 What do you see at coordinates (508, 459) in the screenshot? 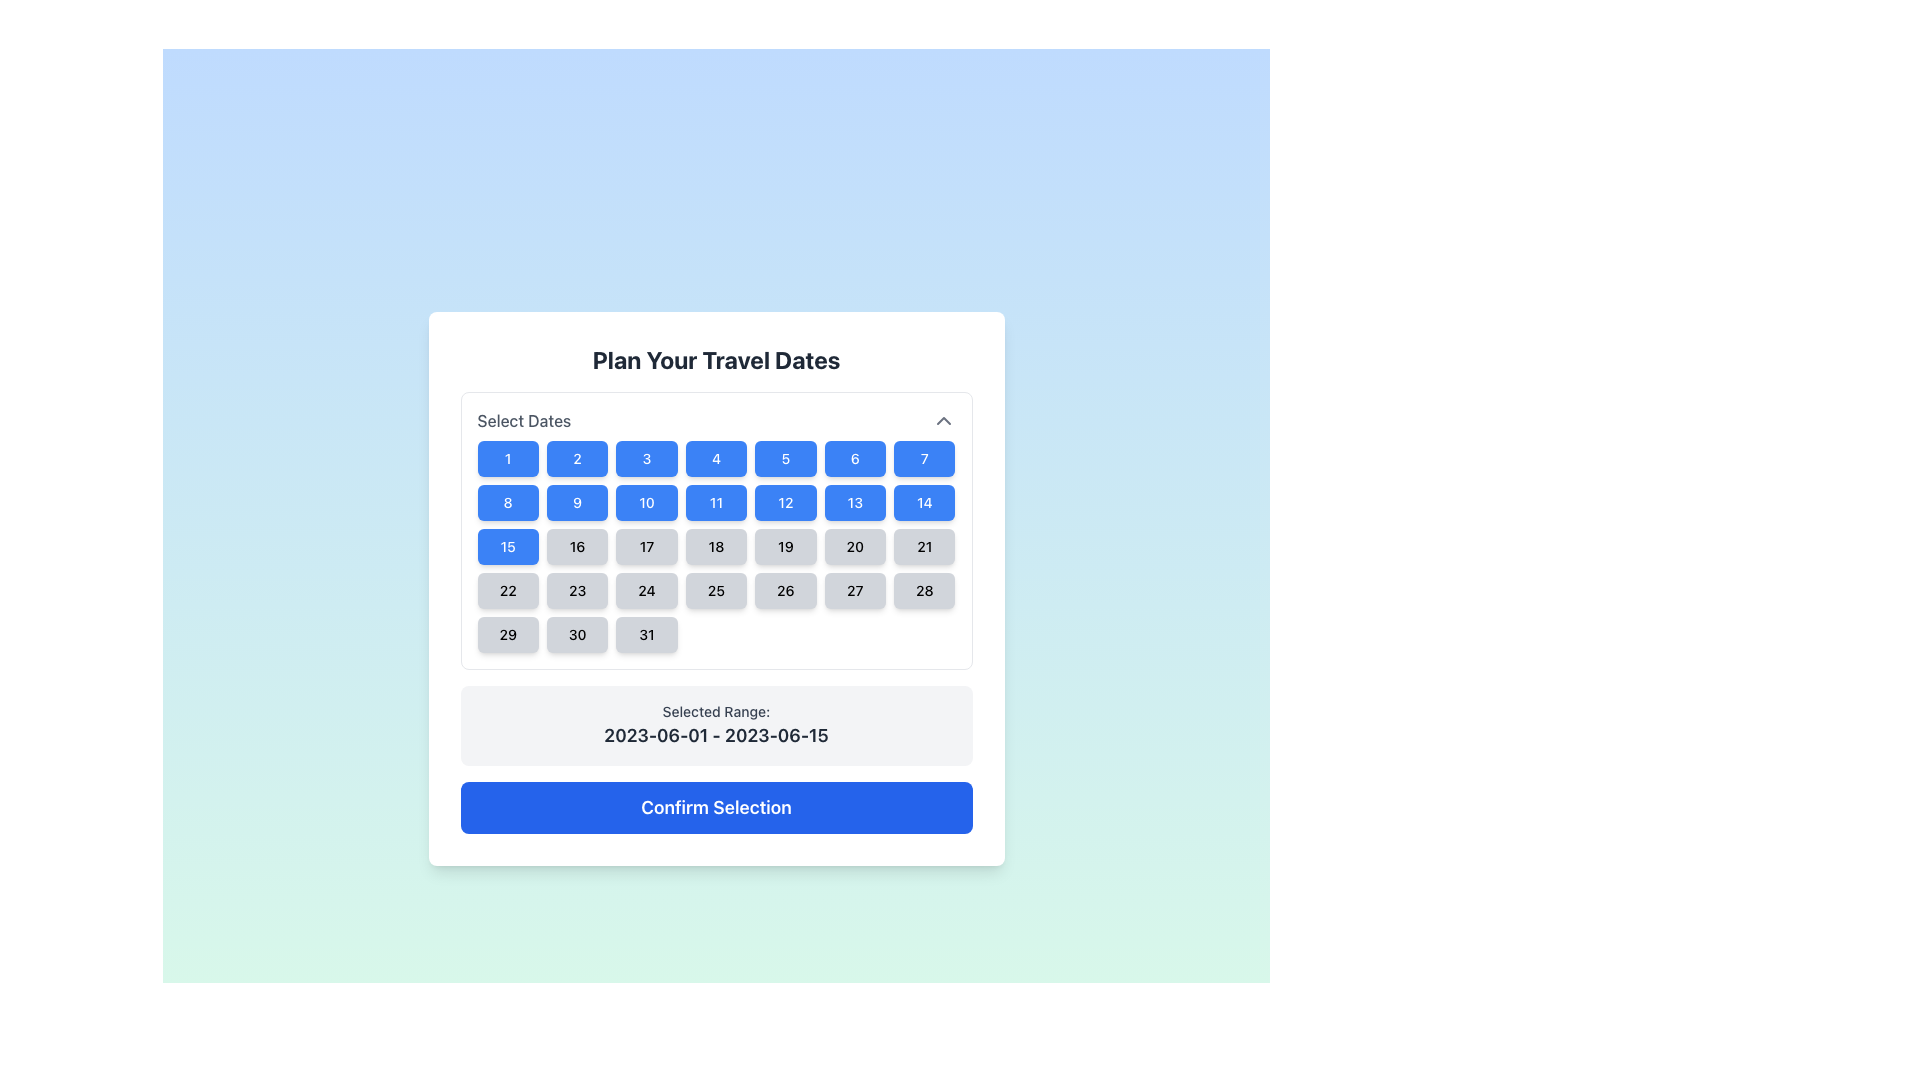
I see `the first day of the month button in the calendar-like interface` at bounding box center [508, 459].